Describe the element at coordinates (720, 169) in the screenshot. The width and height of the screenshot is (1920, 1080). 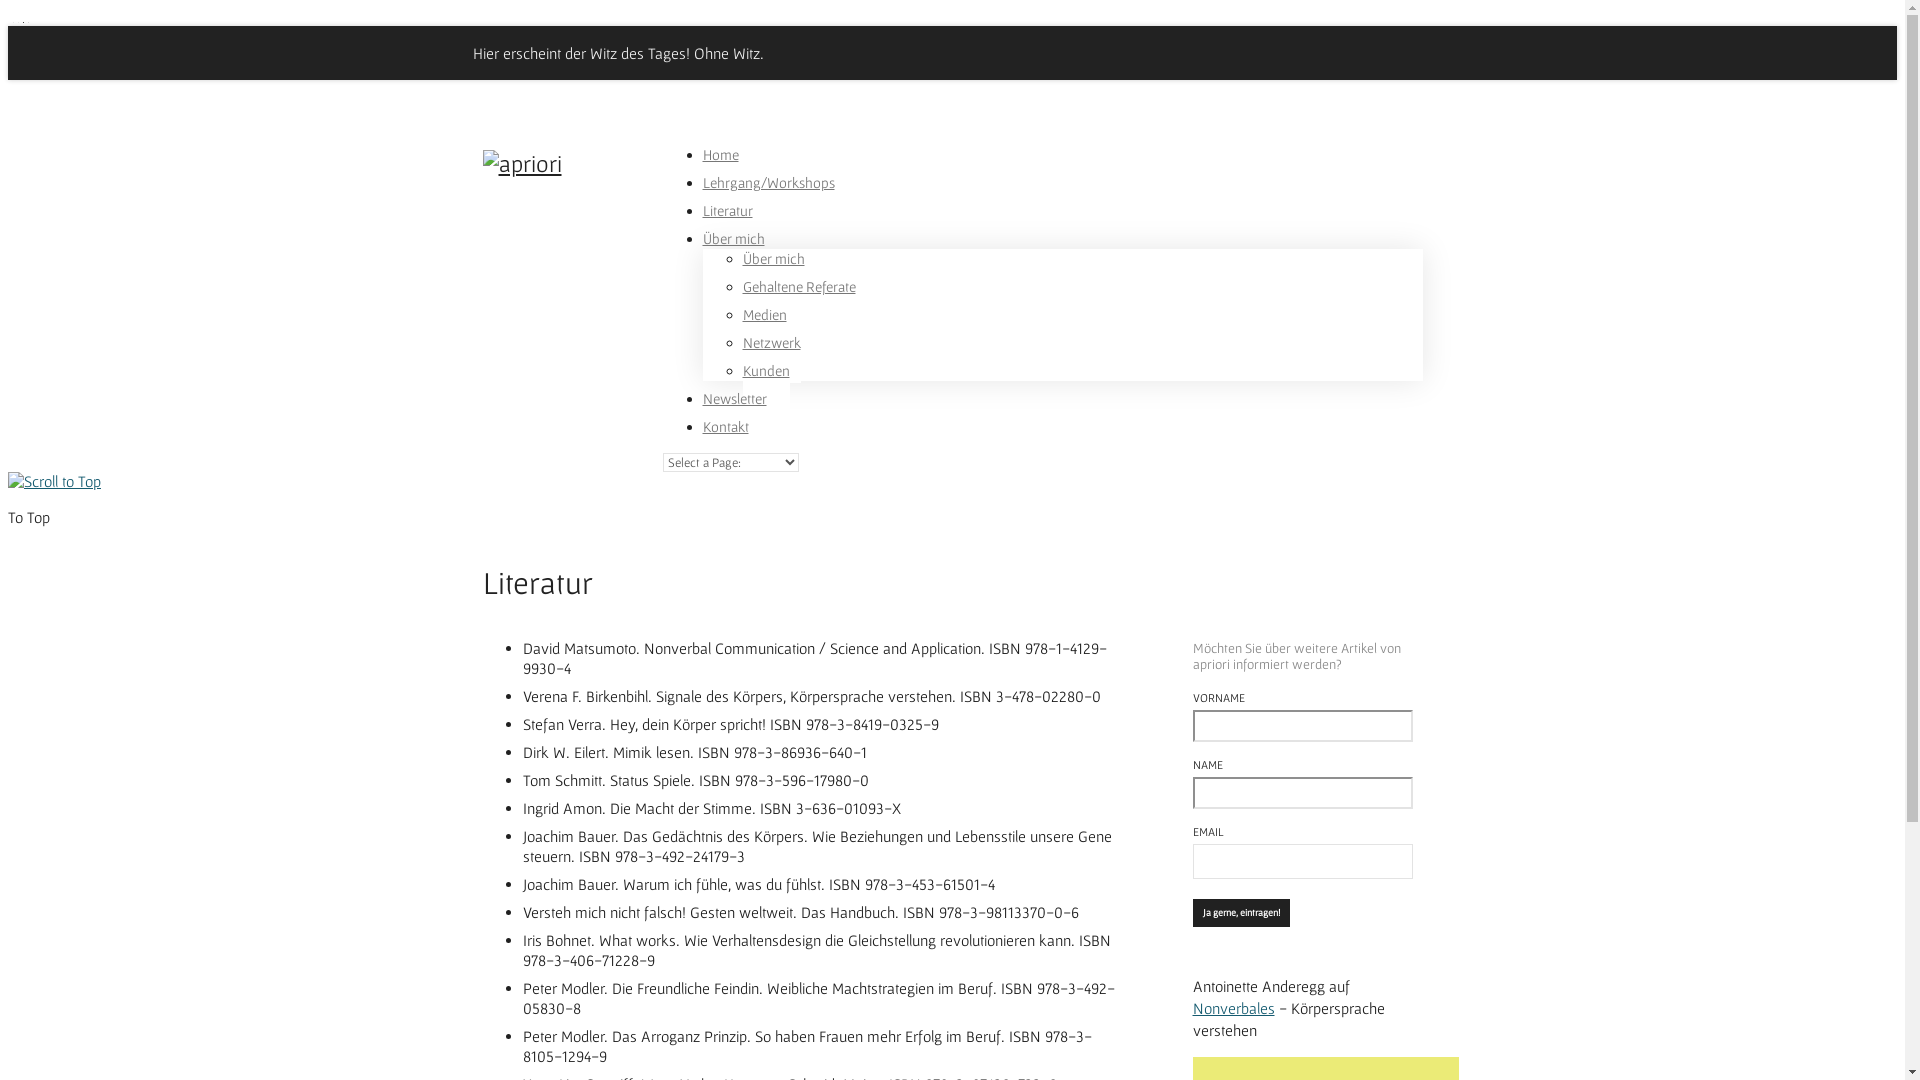
I see `'Home'` at that location.